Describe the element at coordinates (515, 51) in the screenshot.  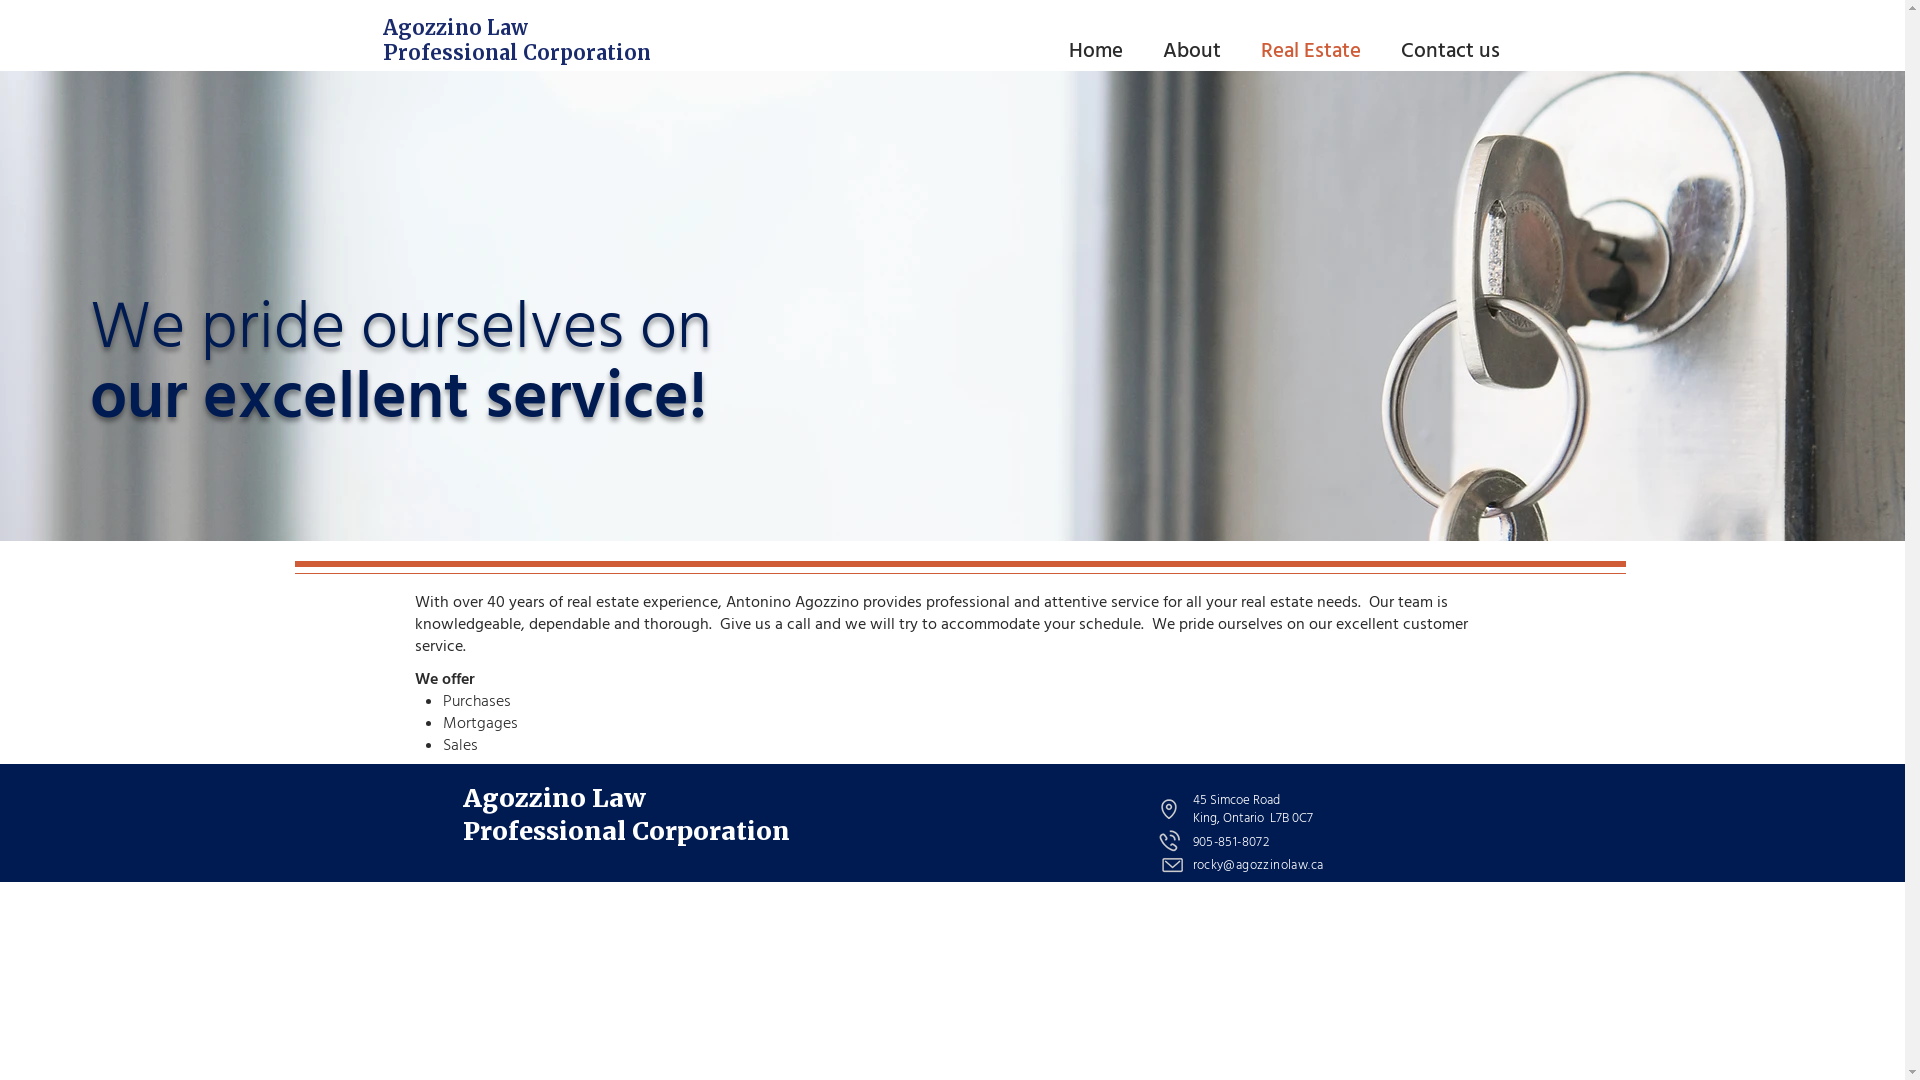
I see `'Professional Corporation'` at that location.